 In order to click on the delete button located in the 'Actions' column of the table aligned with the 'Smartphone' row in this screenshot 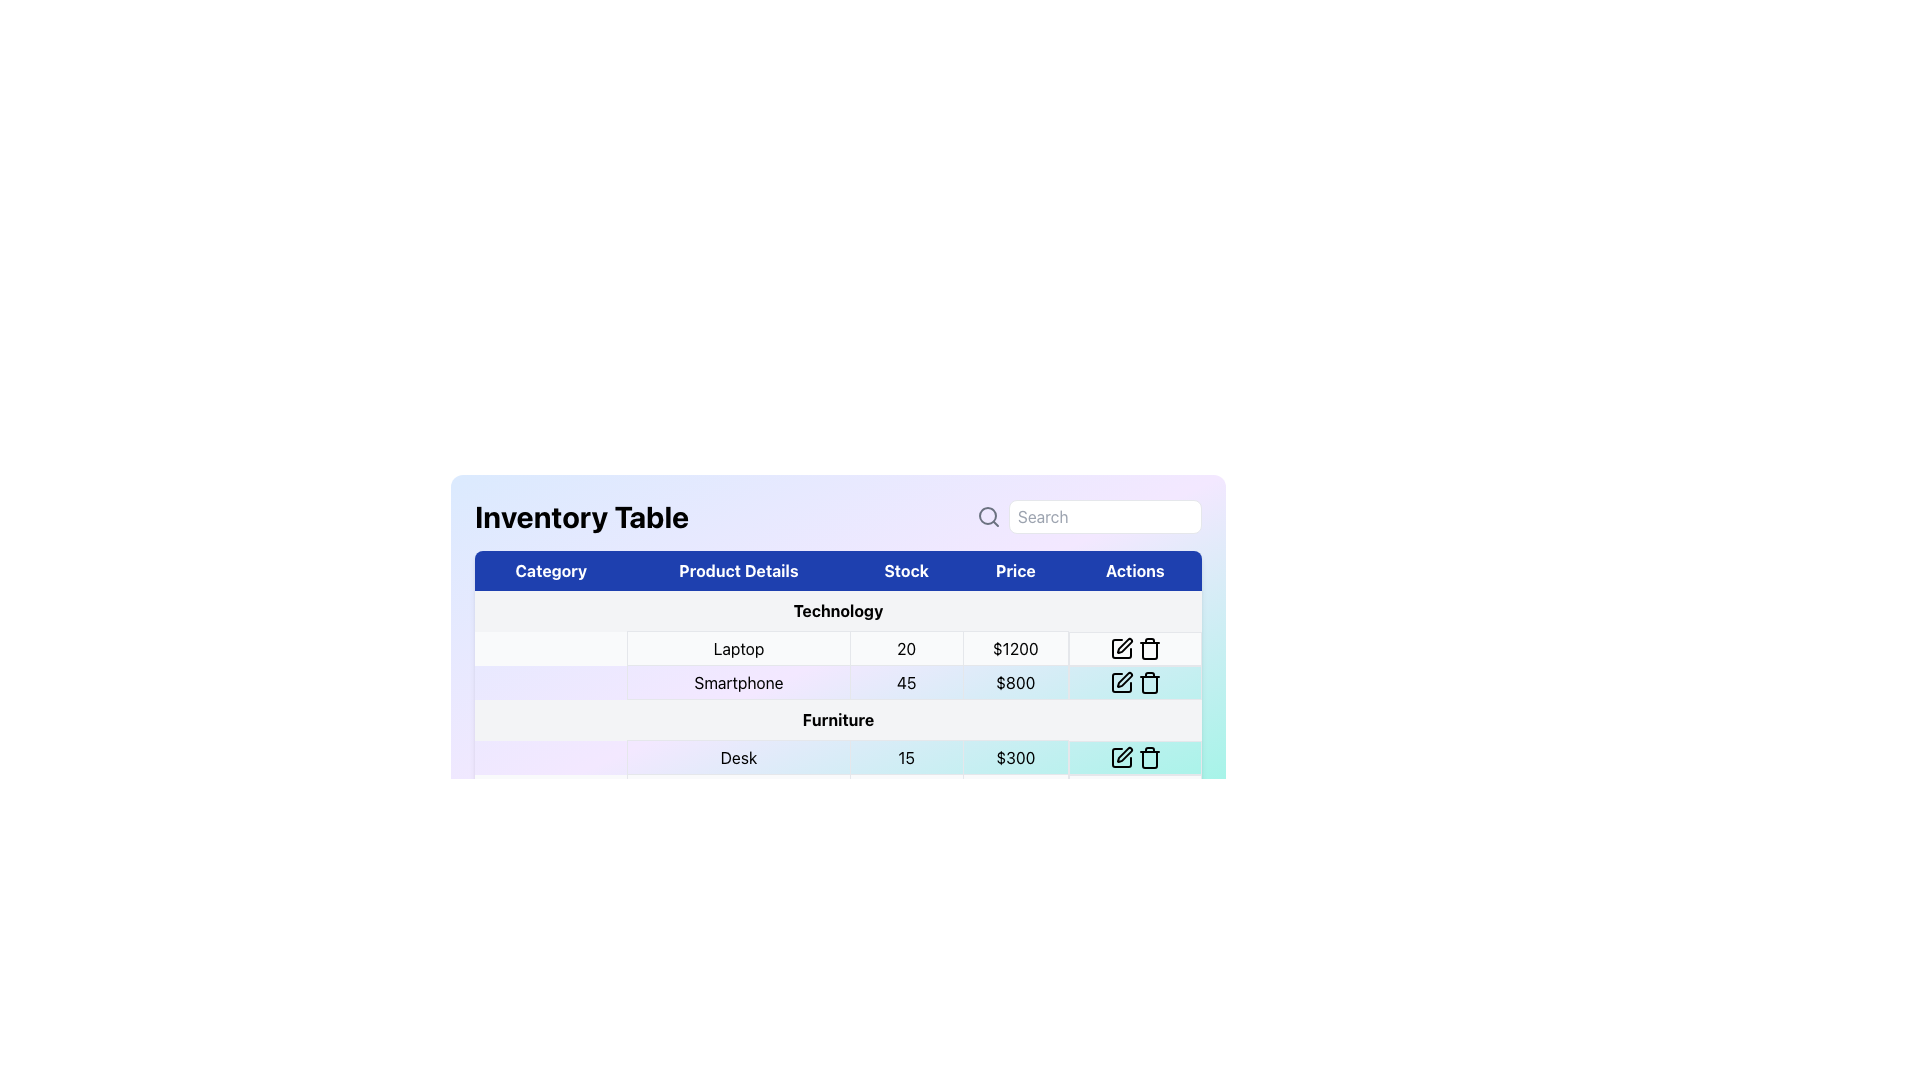, I will do `click(1149, 681)`.